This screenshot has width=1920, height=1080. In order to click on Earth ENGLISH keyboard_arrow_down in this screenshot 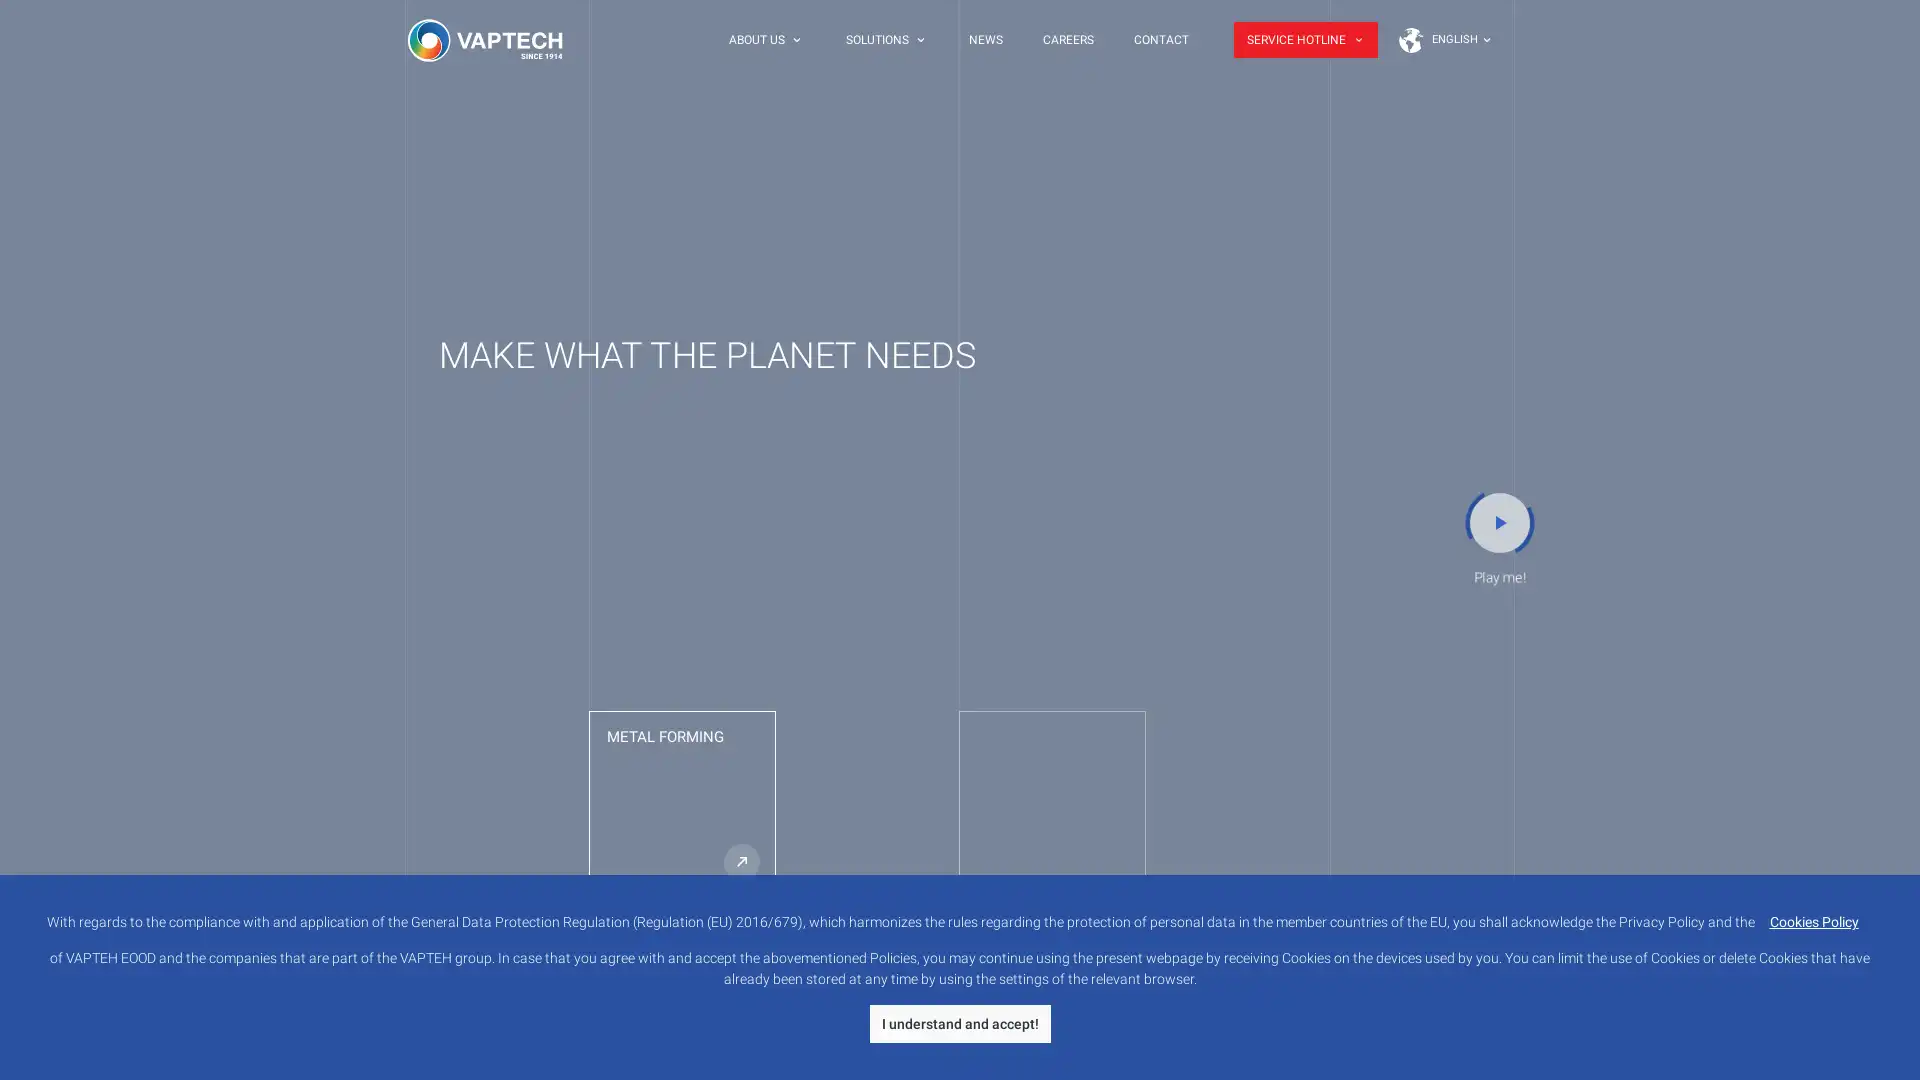, I will do `click(1446, 39)`.